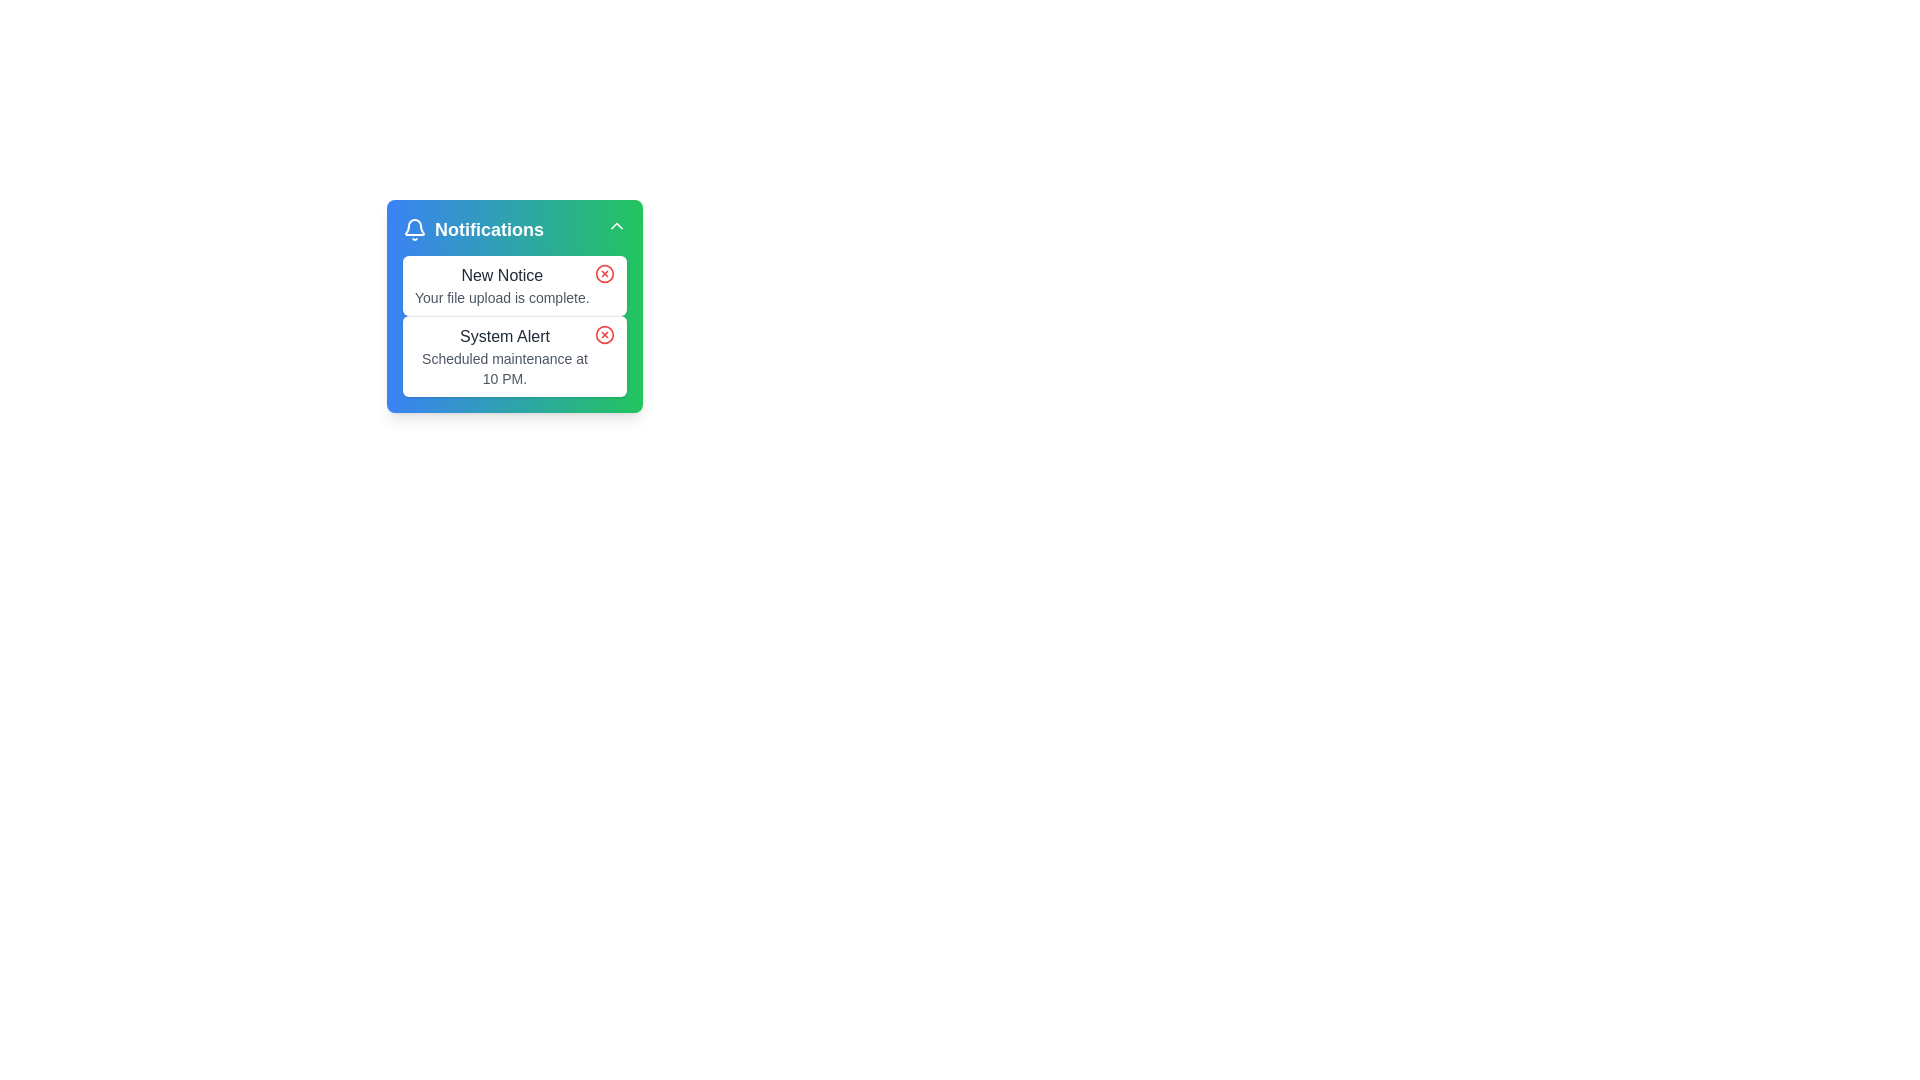  Describe the element at coordinates (504, 335) in the screenshot. I see `the 'System Alert' text label, which is displayed in bold dark gray font above the smaller text line regarding scheduled maintenance, located within the second item of a notification card` at that location.